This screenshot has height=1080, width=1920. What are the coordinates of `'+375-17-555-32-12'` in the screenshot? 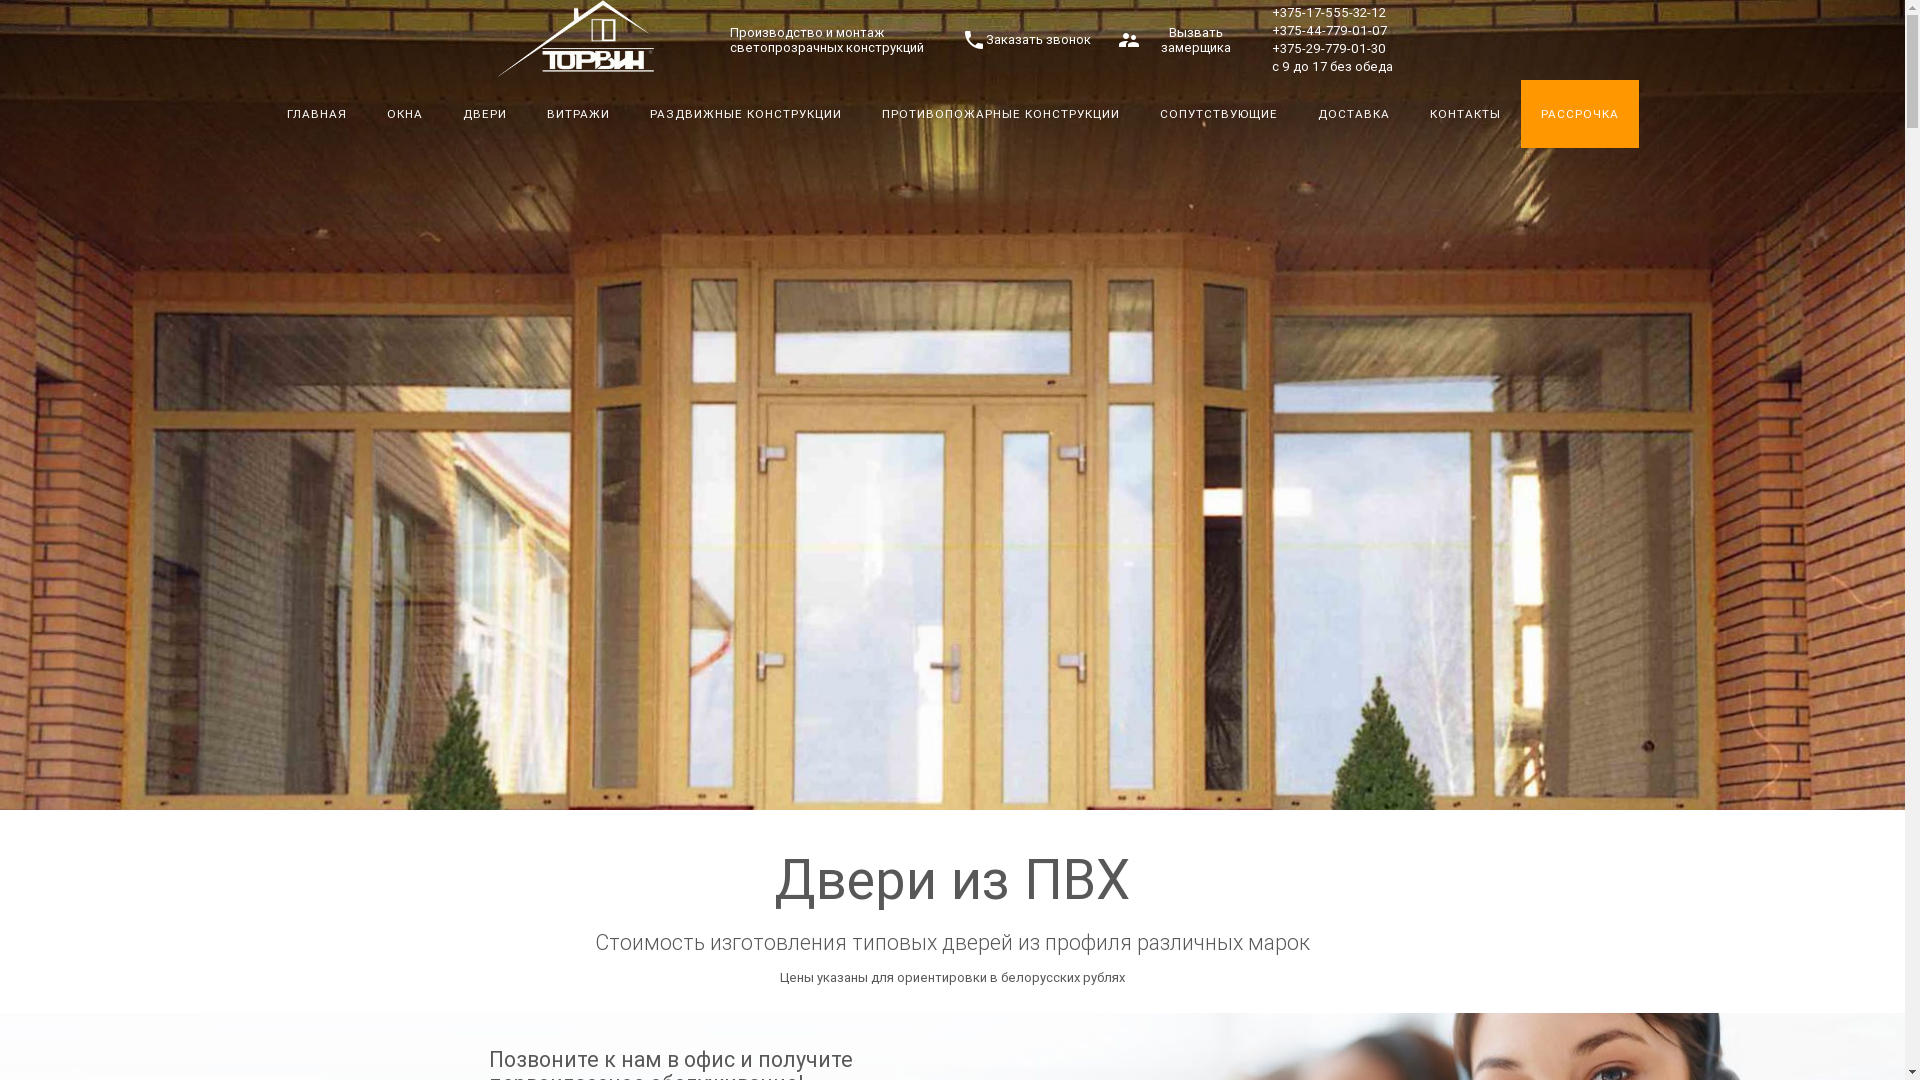 It's located at (1329, 12).